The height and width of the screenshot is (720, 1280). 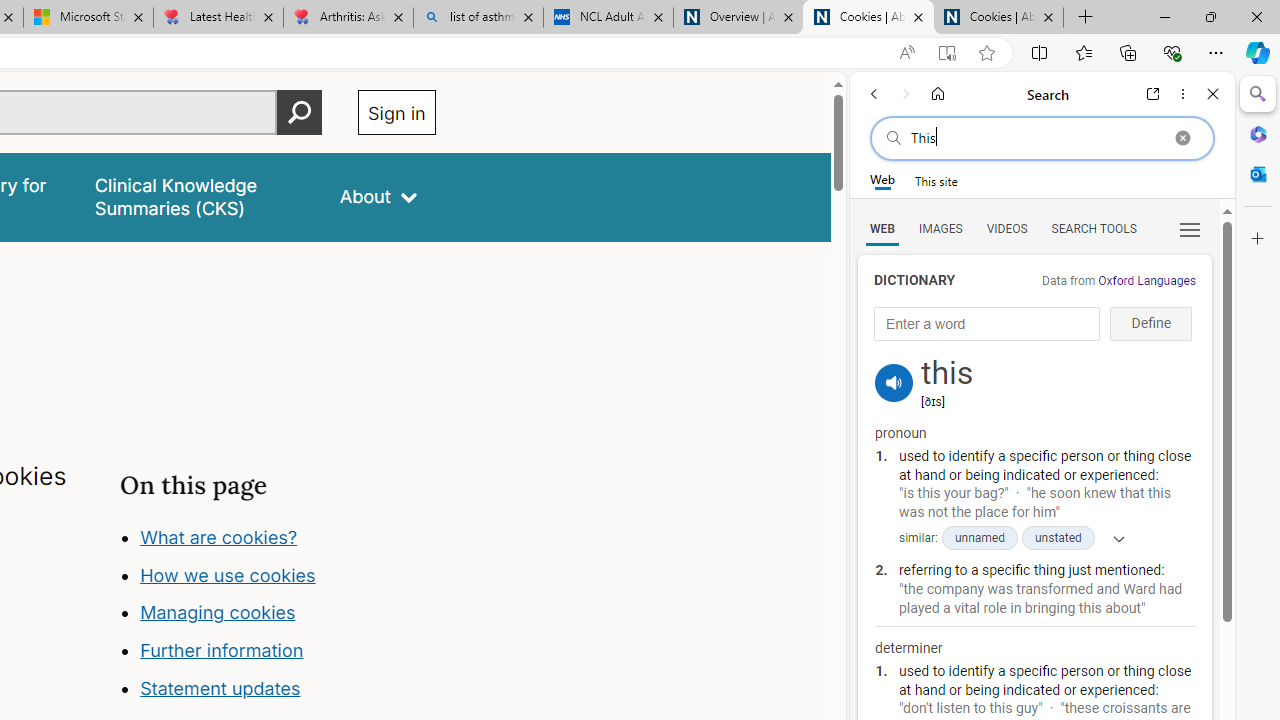 I want to click on 'pronounce', so click(x=893, y=383).